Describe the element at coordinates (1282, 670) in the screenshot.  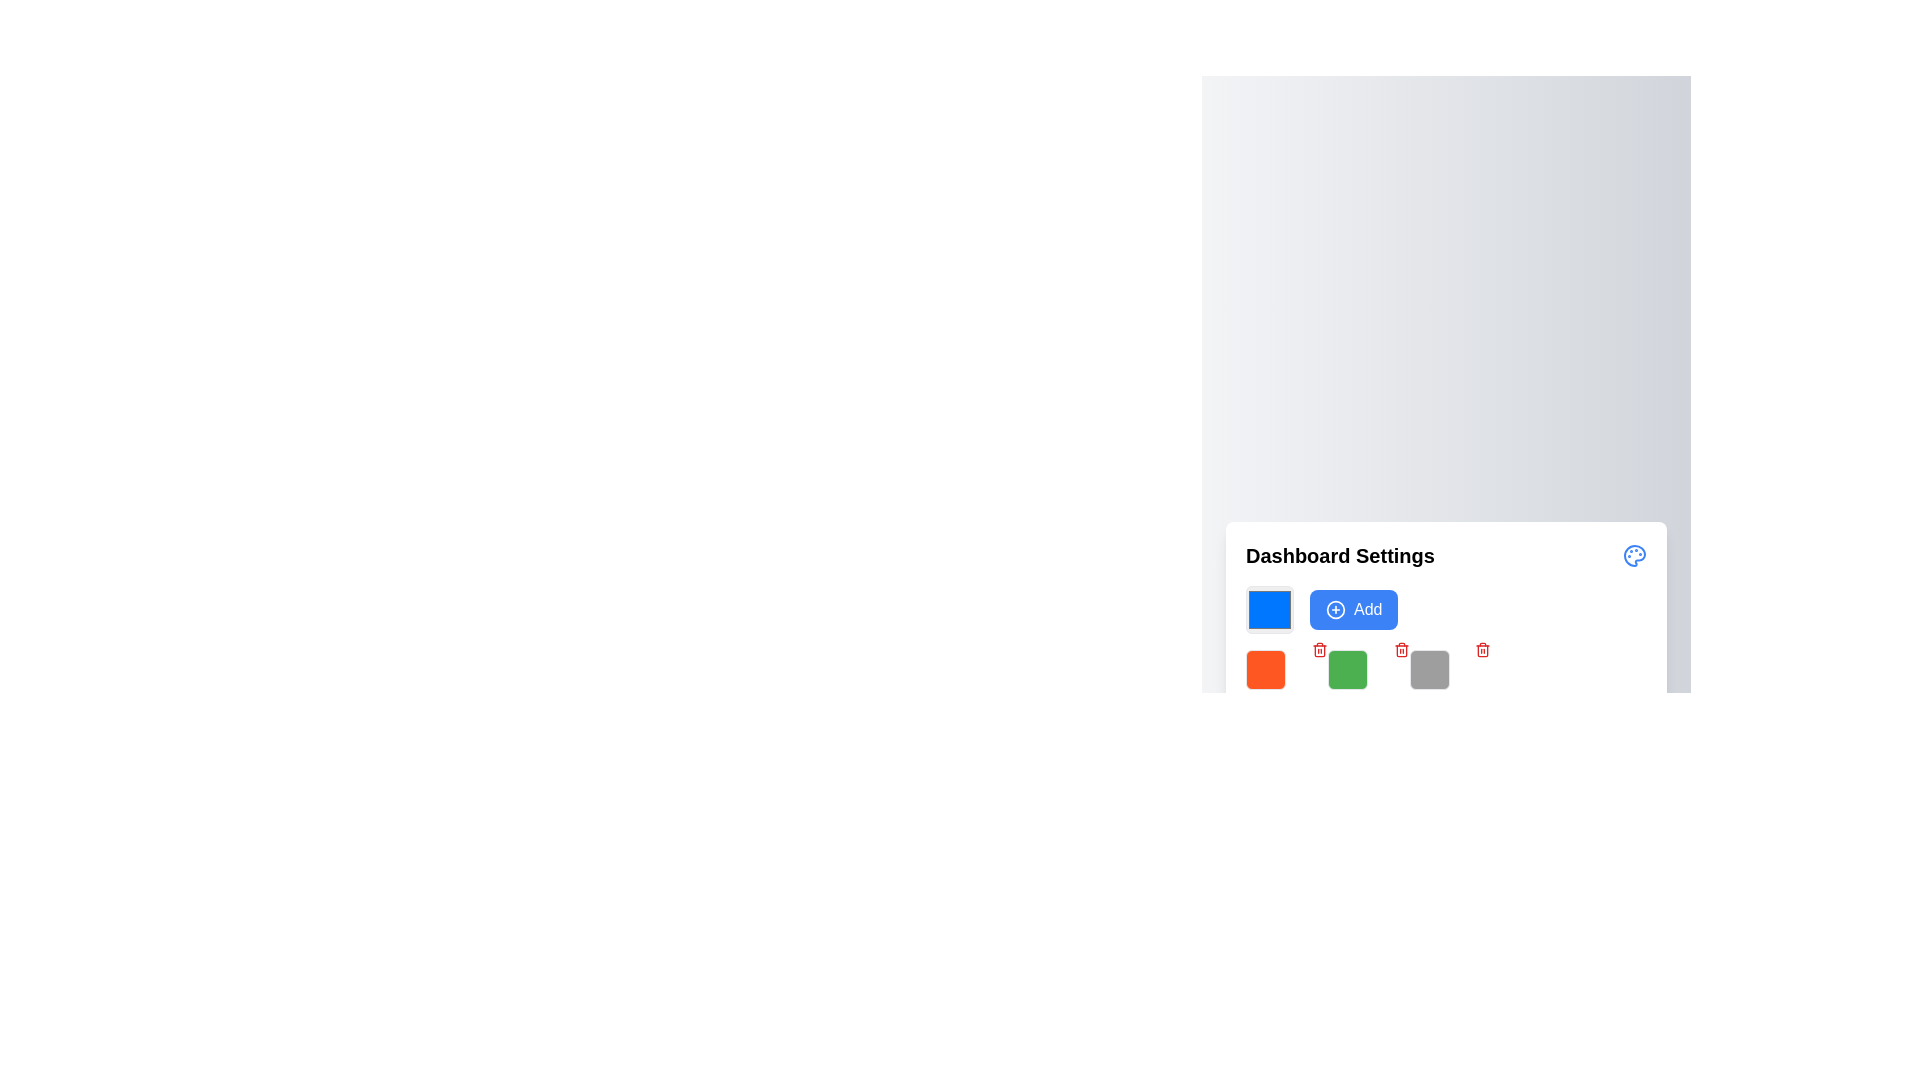
I see `the vibrant orange square-shaped box with slightly rounded corners located below the 'Dashboard Settings' header in the second row of the grid layout` at that location.